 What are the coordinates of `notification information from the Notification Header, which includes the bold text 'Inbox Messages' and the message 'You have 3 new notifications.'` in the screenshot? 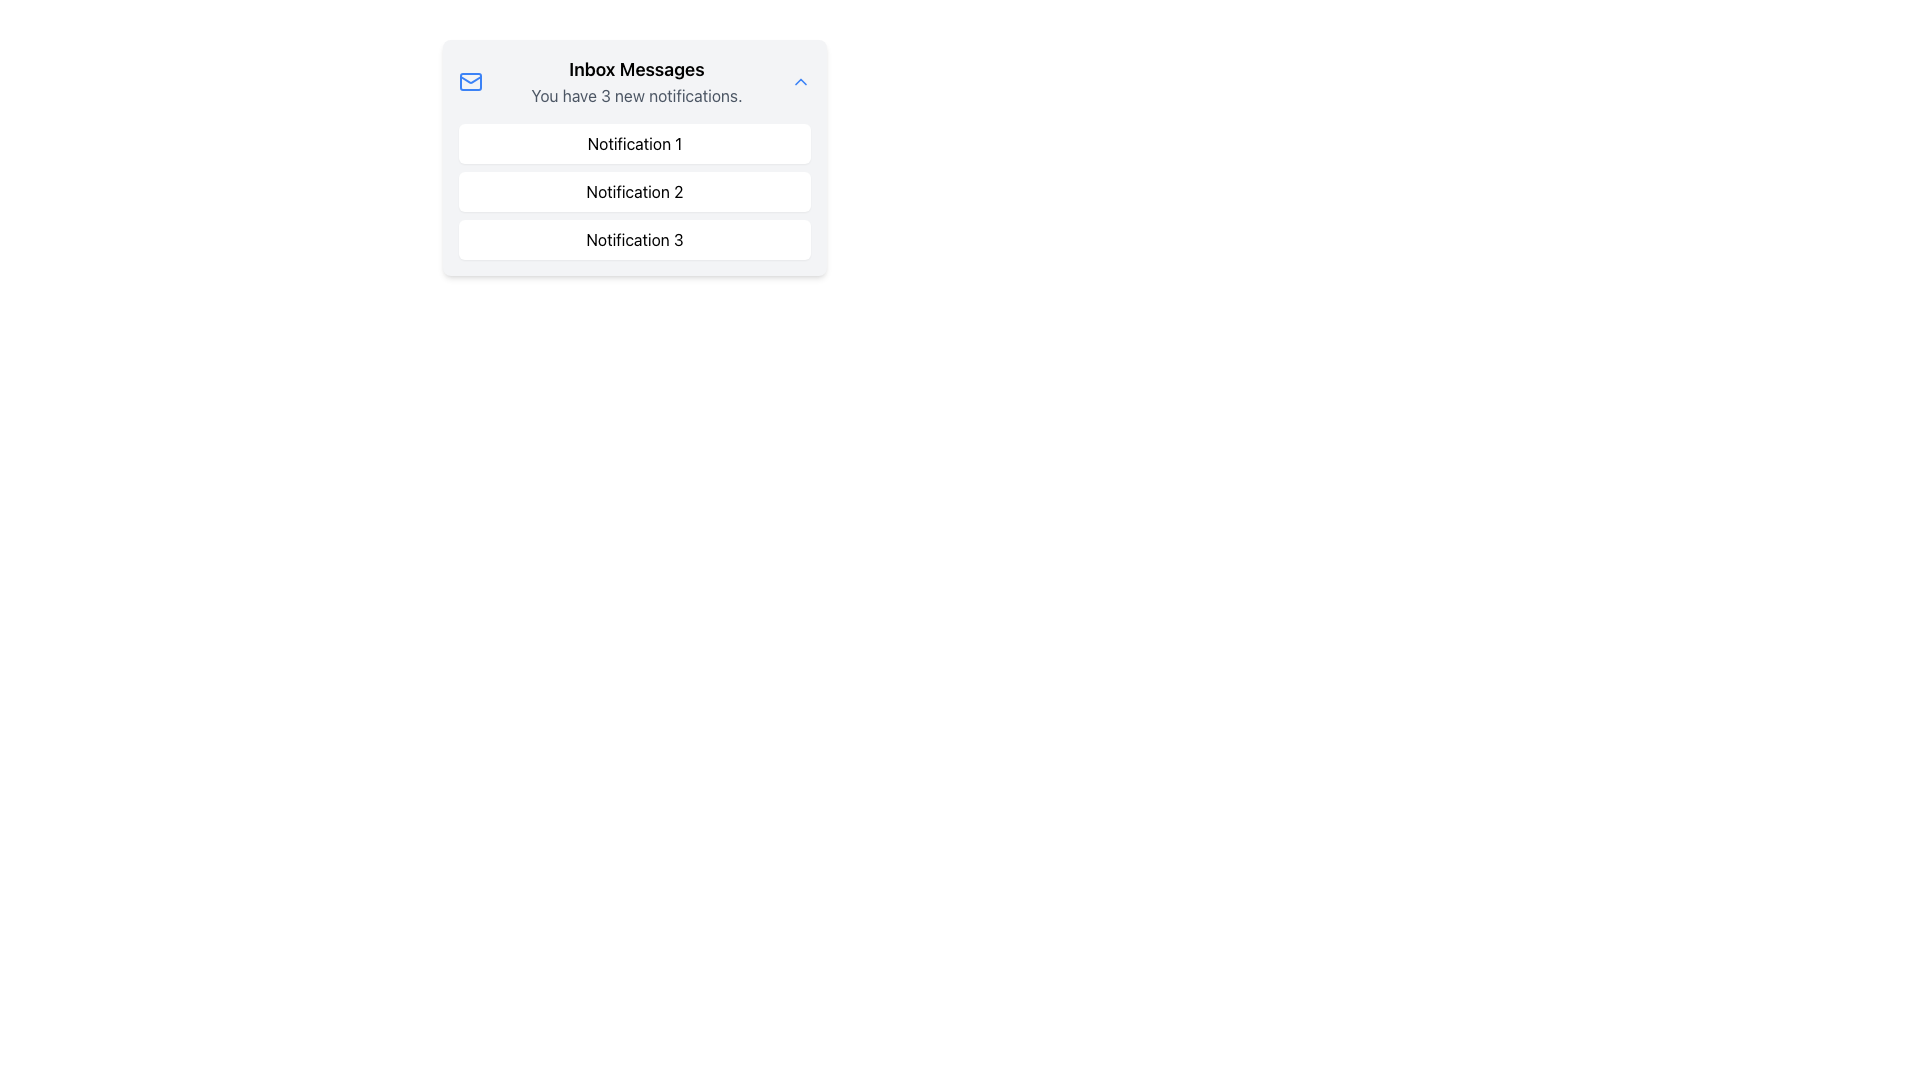 It's located at (633, 80).